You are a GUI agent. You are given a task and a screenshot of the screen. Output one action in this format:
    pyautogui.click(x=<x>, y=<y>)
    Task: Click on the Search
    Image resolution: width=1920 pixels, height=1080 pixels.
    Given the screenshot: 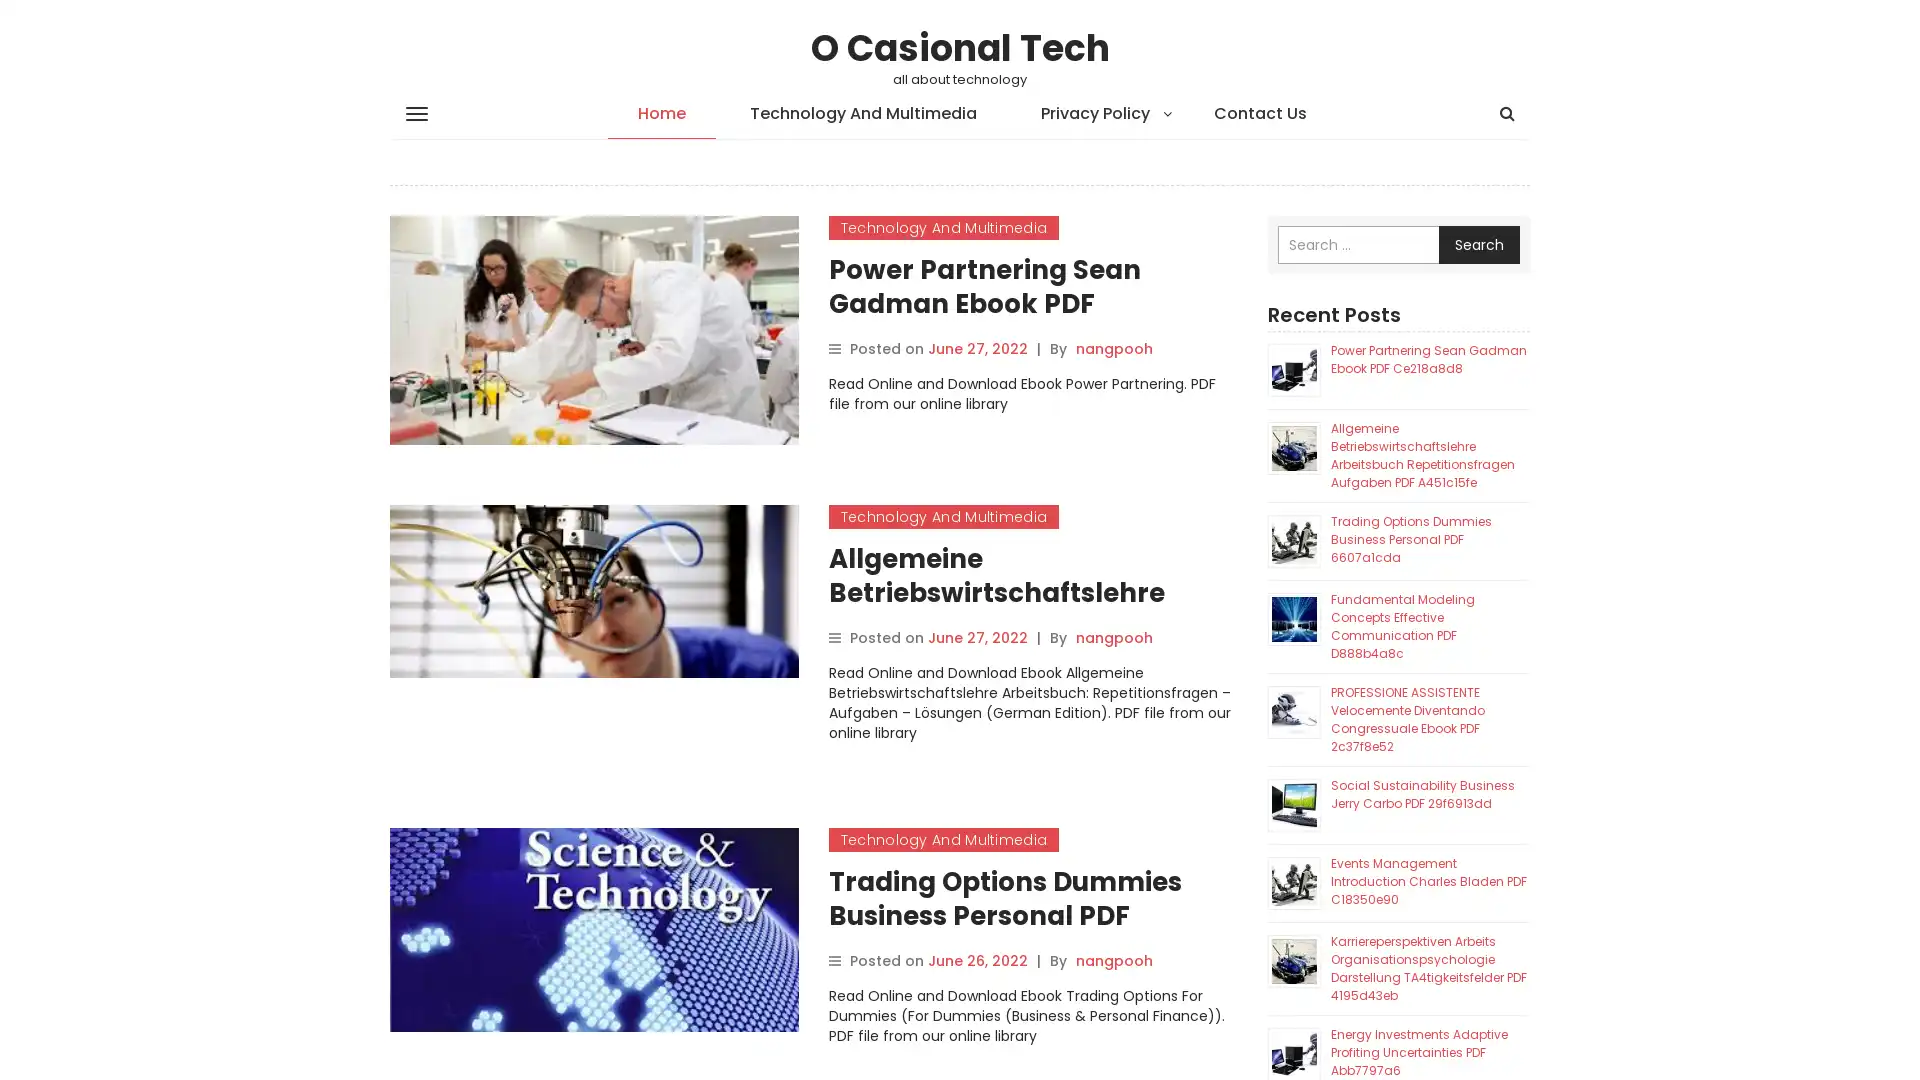 What is the action you would take?
    pyautogui.click(x=1479, y=244)
    